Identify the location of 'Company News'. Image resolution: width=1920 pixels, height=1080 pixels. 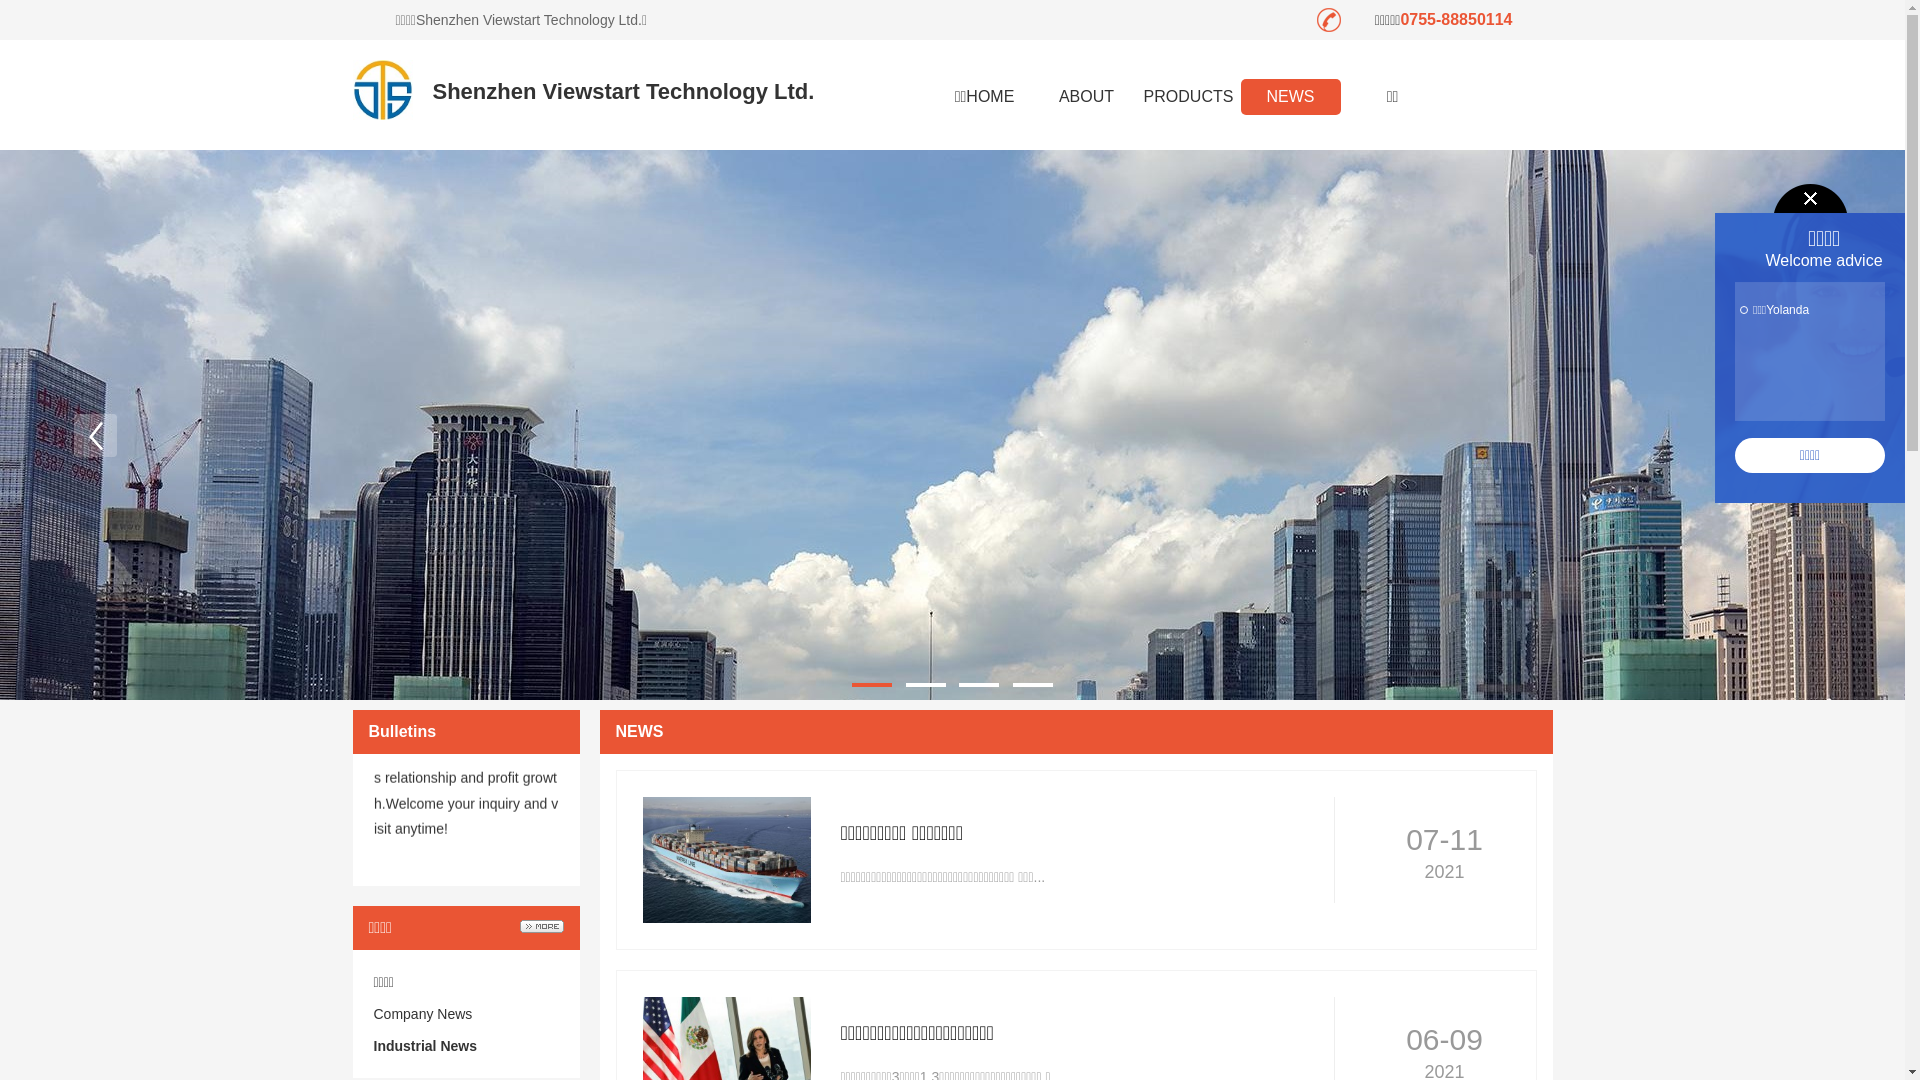
(422, 1014).